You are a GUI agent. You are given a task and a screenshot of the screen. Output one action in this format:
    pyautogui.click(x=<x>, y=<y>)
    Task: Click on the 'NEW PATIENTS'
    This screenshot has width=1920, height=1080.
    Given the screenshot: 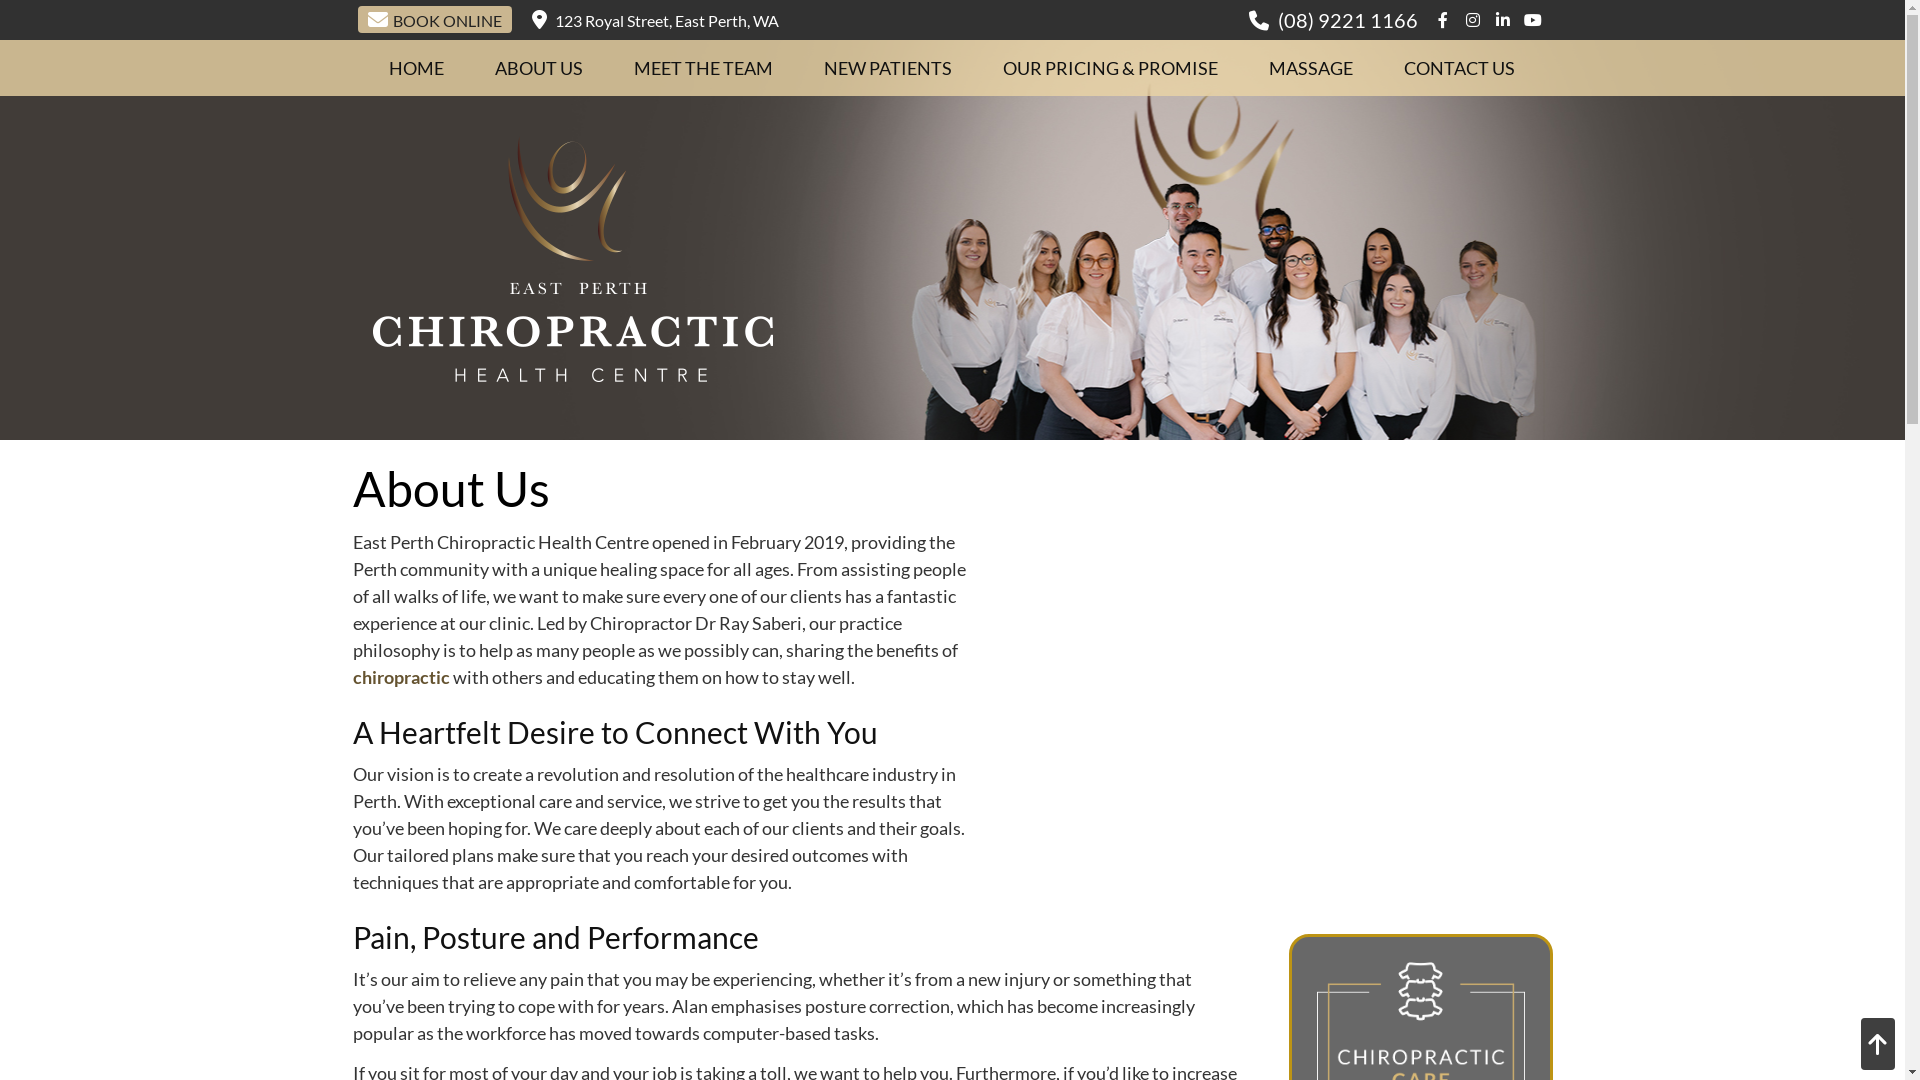 What is the action you would take?
    pyautogui.click(x=887, y=67)
    